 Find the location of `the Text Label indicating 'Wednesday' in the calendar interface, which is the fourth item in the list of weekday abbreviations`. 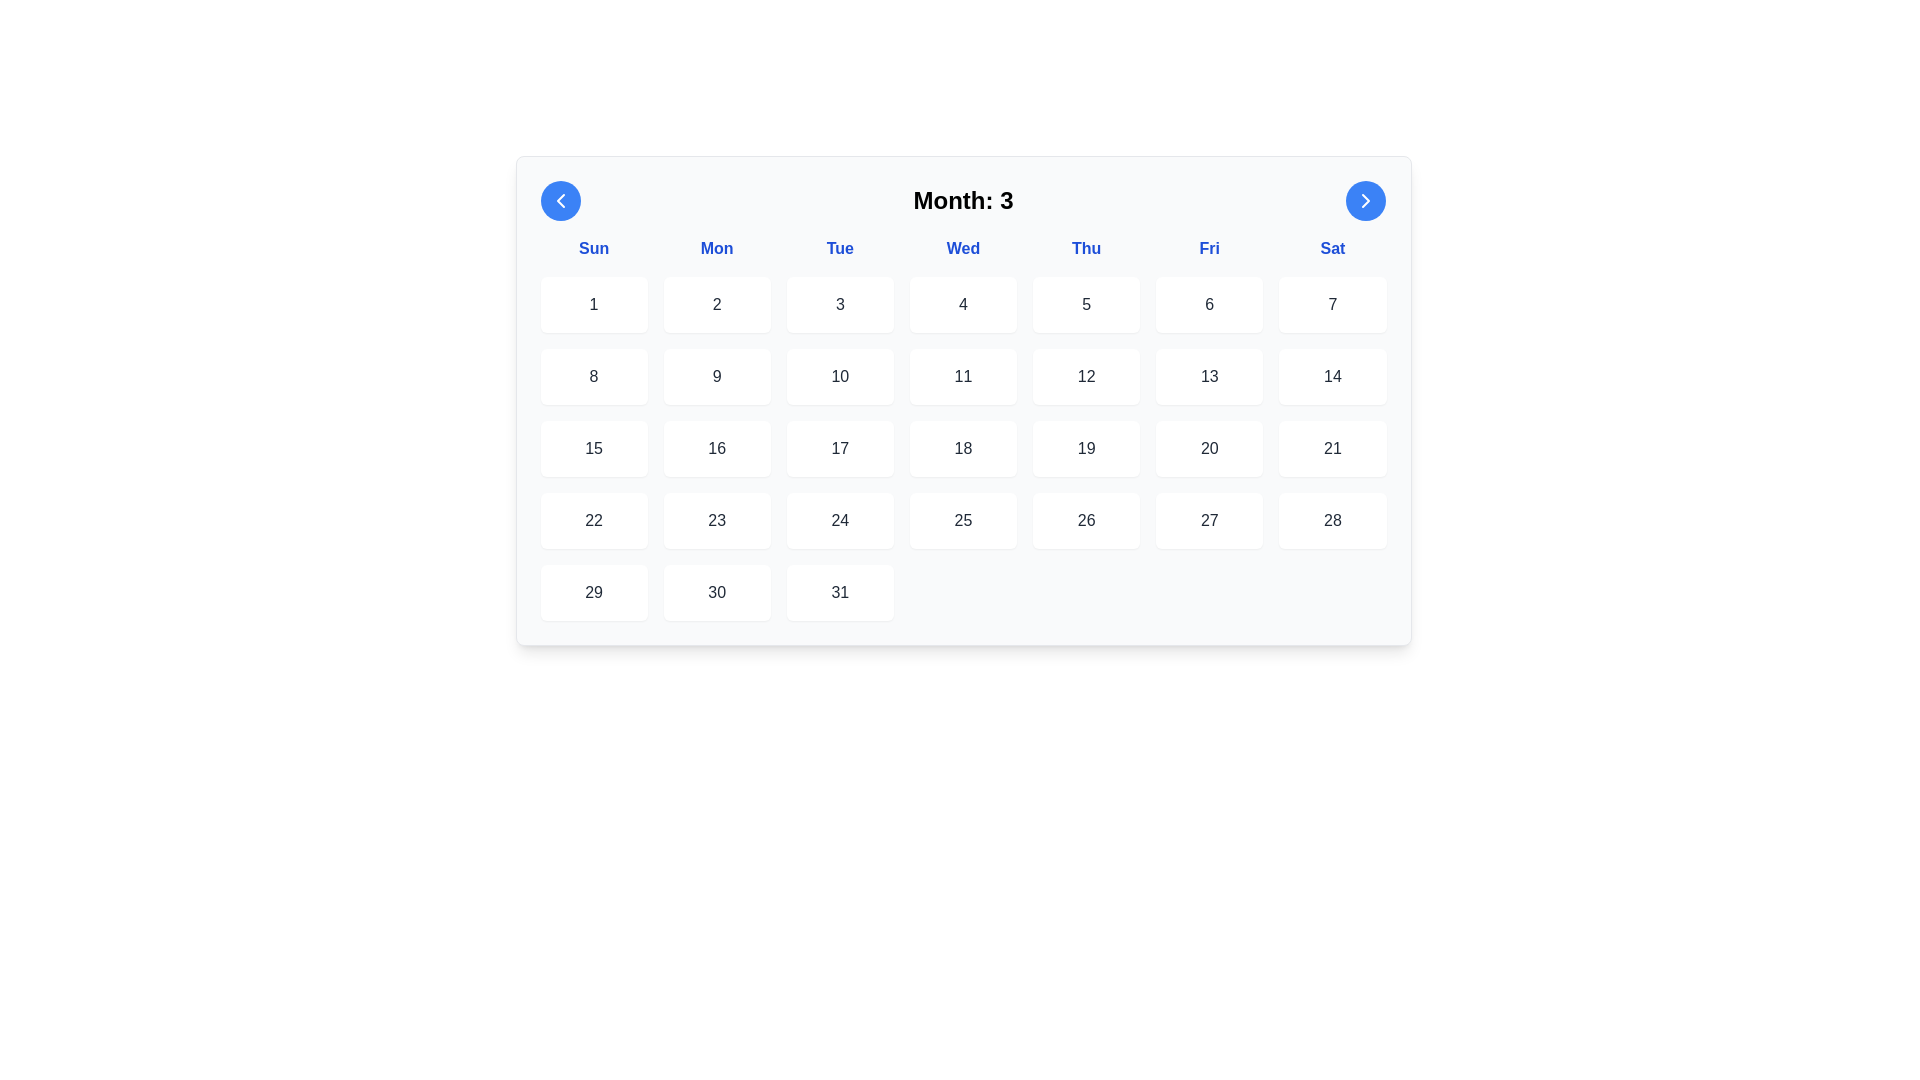

the Text Label indicating 'Wednesday' in the calendar interface, which is the fourth item in the list of weekday abbreviations is located at coordinates (963, 248).